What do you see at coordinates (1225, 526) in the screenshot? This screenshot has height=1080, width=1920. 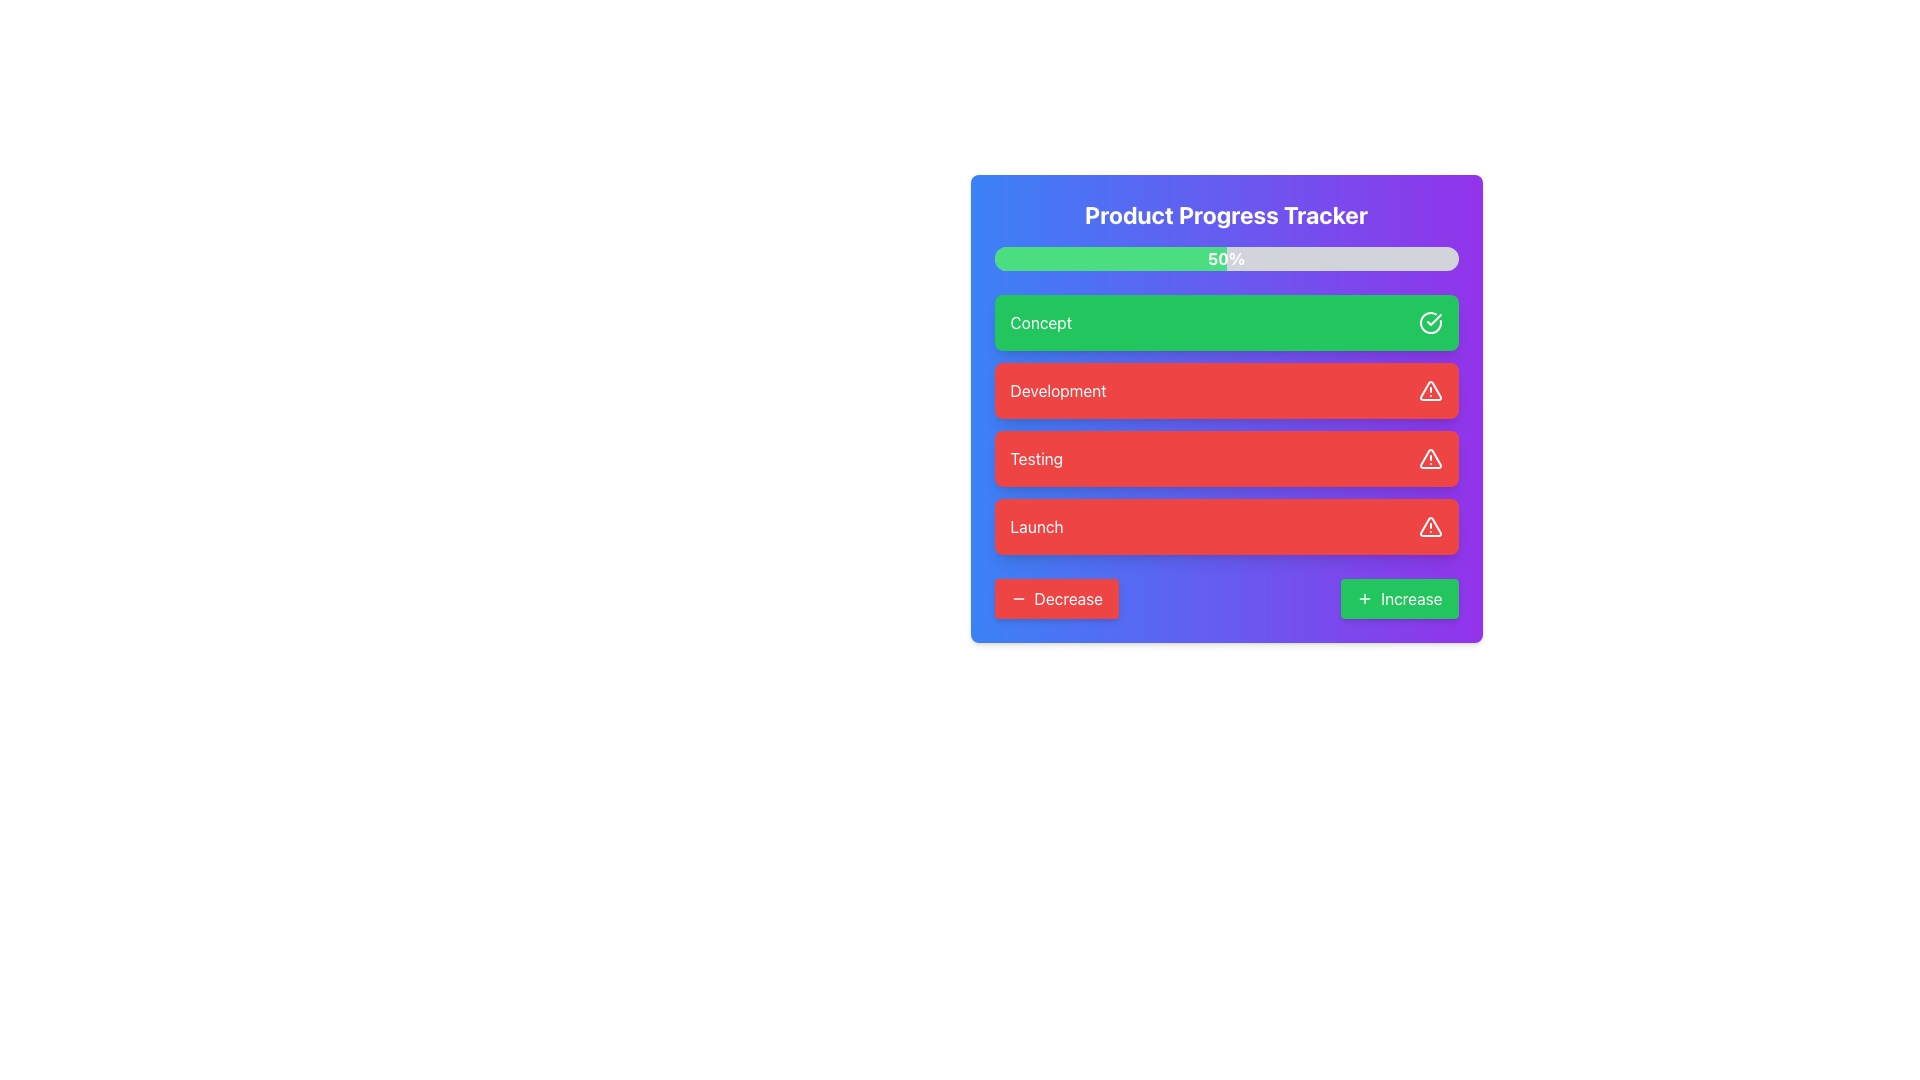 I see `the informational text box with a red background and white 'Launch' text, which contains a warning icon, located at the bottom of the 'Progress Tracker' list` at bounding box center [1225, 526].